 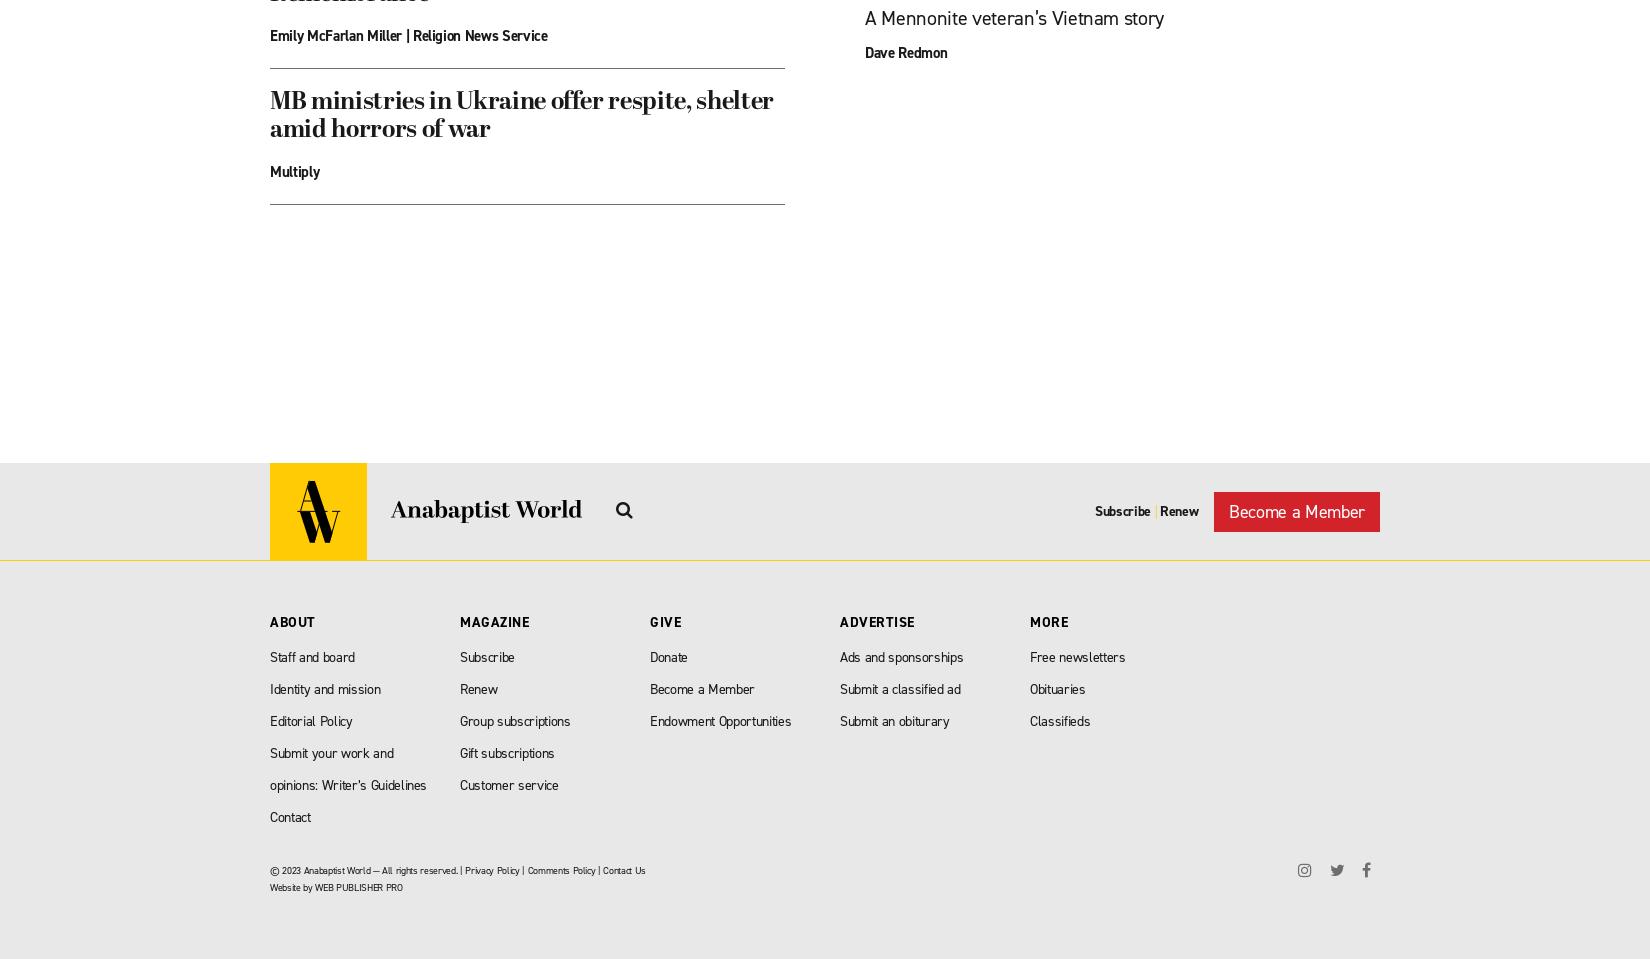 I want to click on 'MORE', so click(x=1049, y=622).